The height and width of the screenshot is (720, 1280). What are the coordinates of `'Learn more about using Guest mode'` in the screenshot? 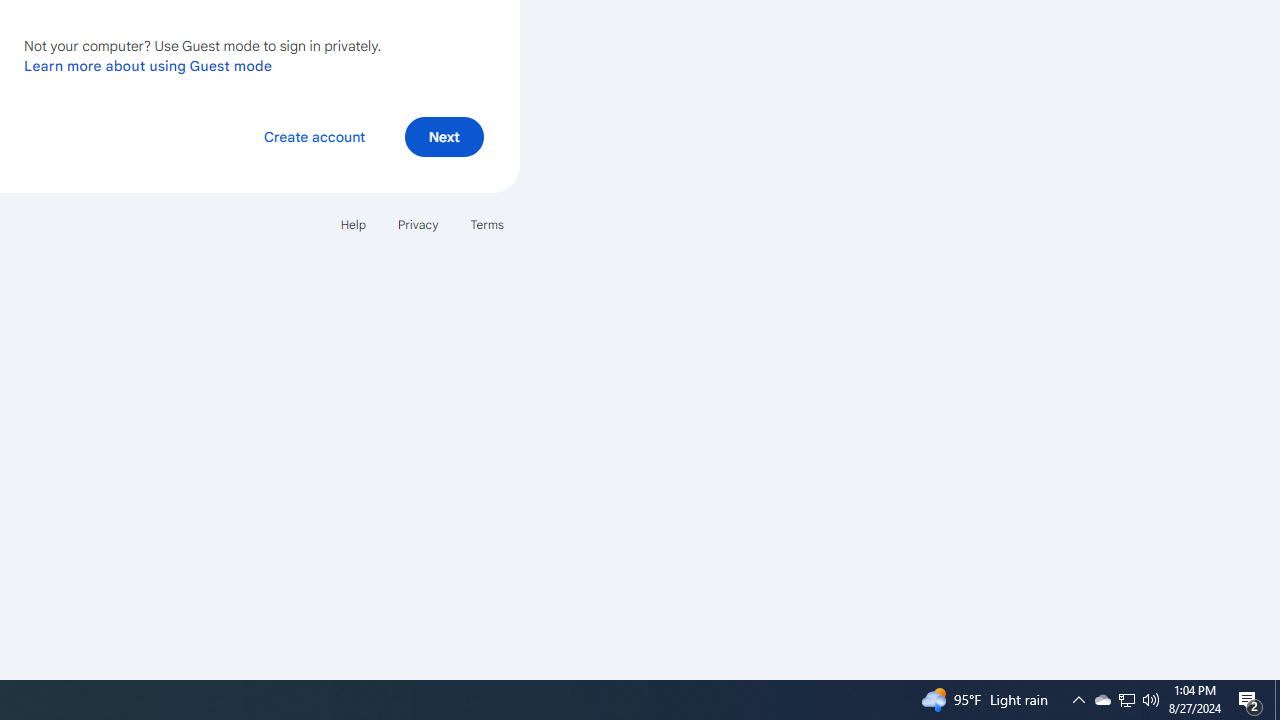 It's located at (147, 64).